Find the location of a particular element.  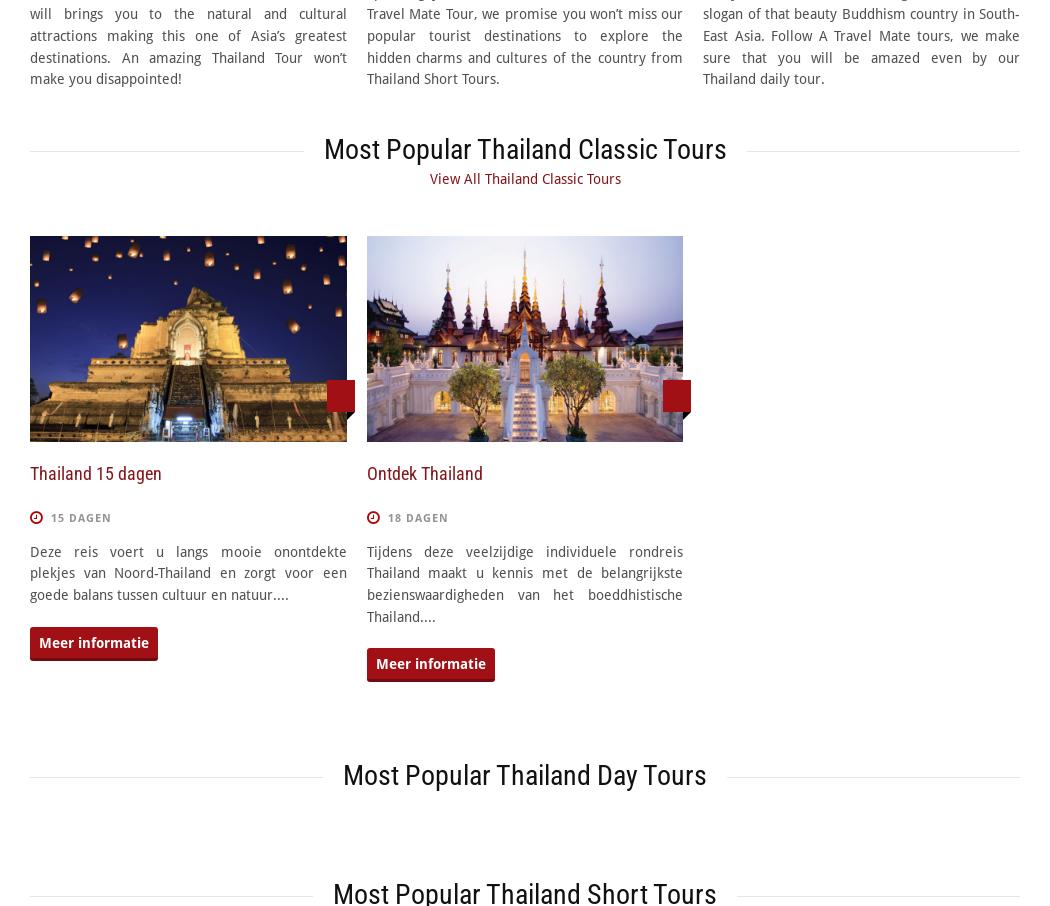

'18 dagen' is located at coordinates (387, 517).